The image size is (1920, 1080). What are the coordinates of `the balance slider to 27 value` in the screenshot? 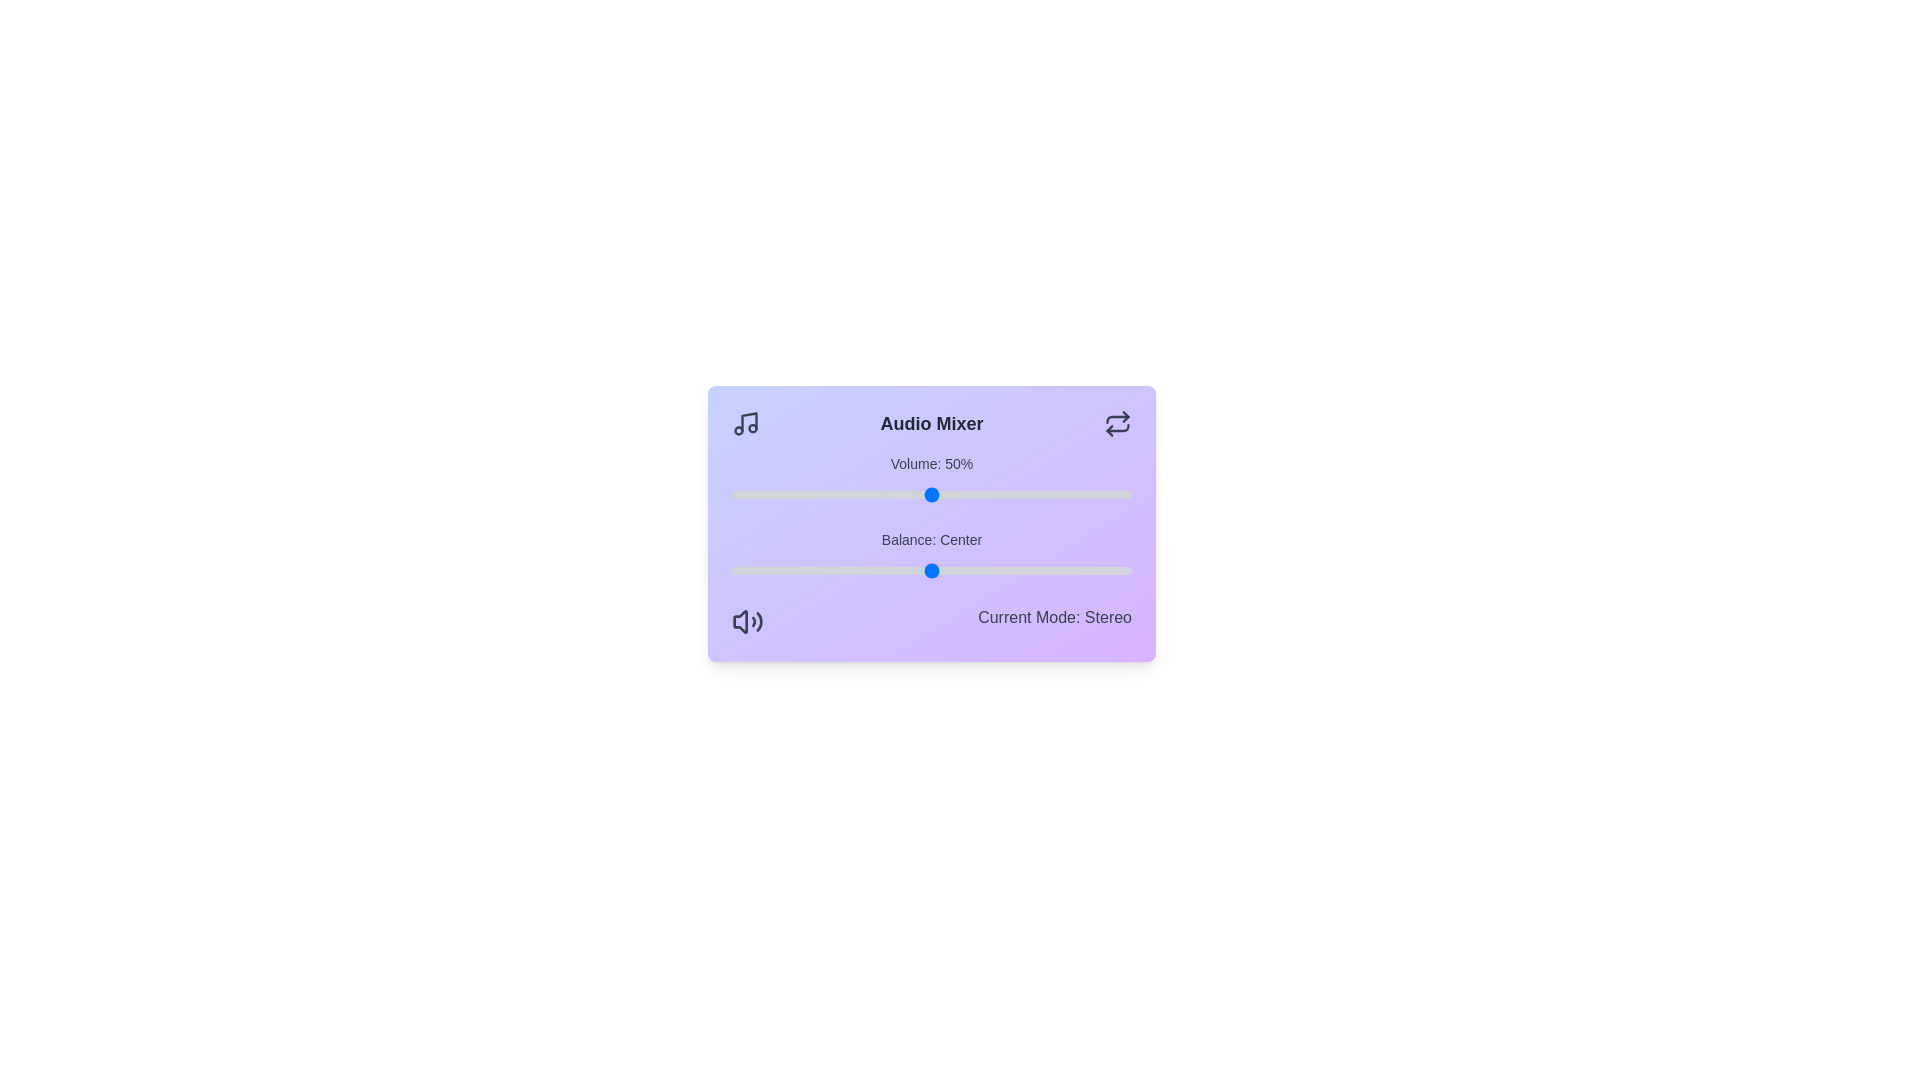 It's located at (1040, 570).